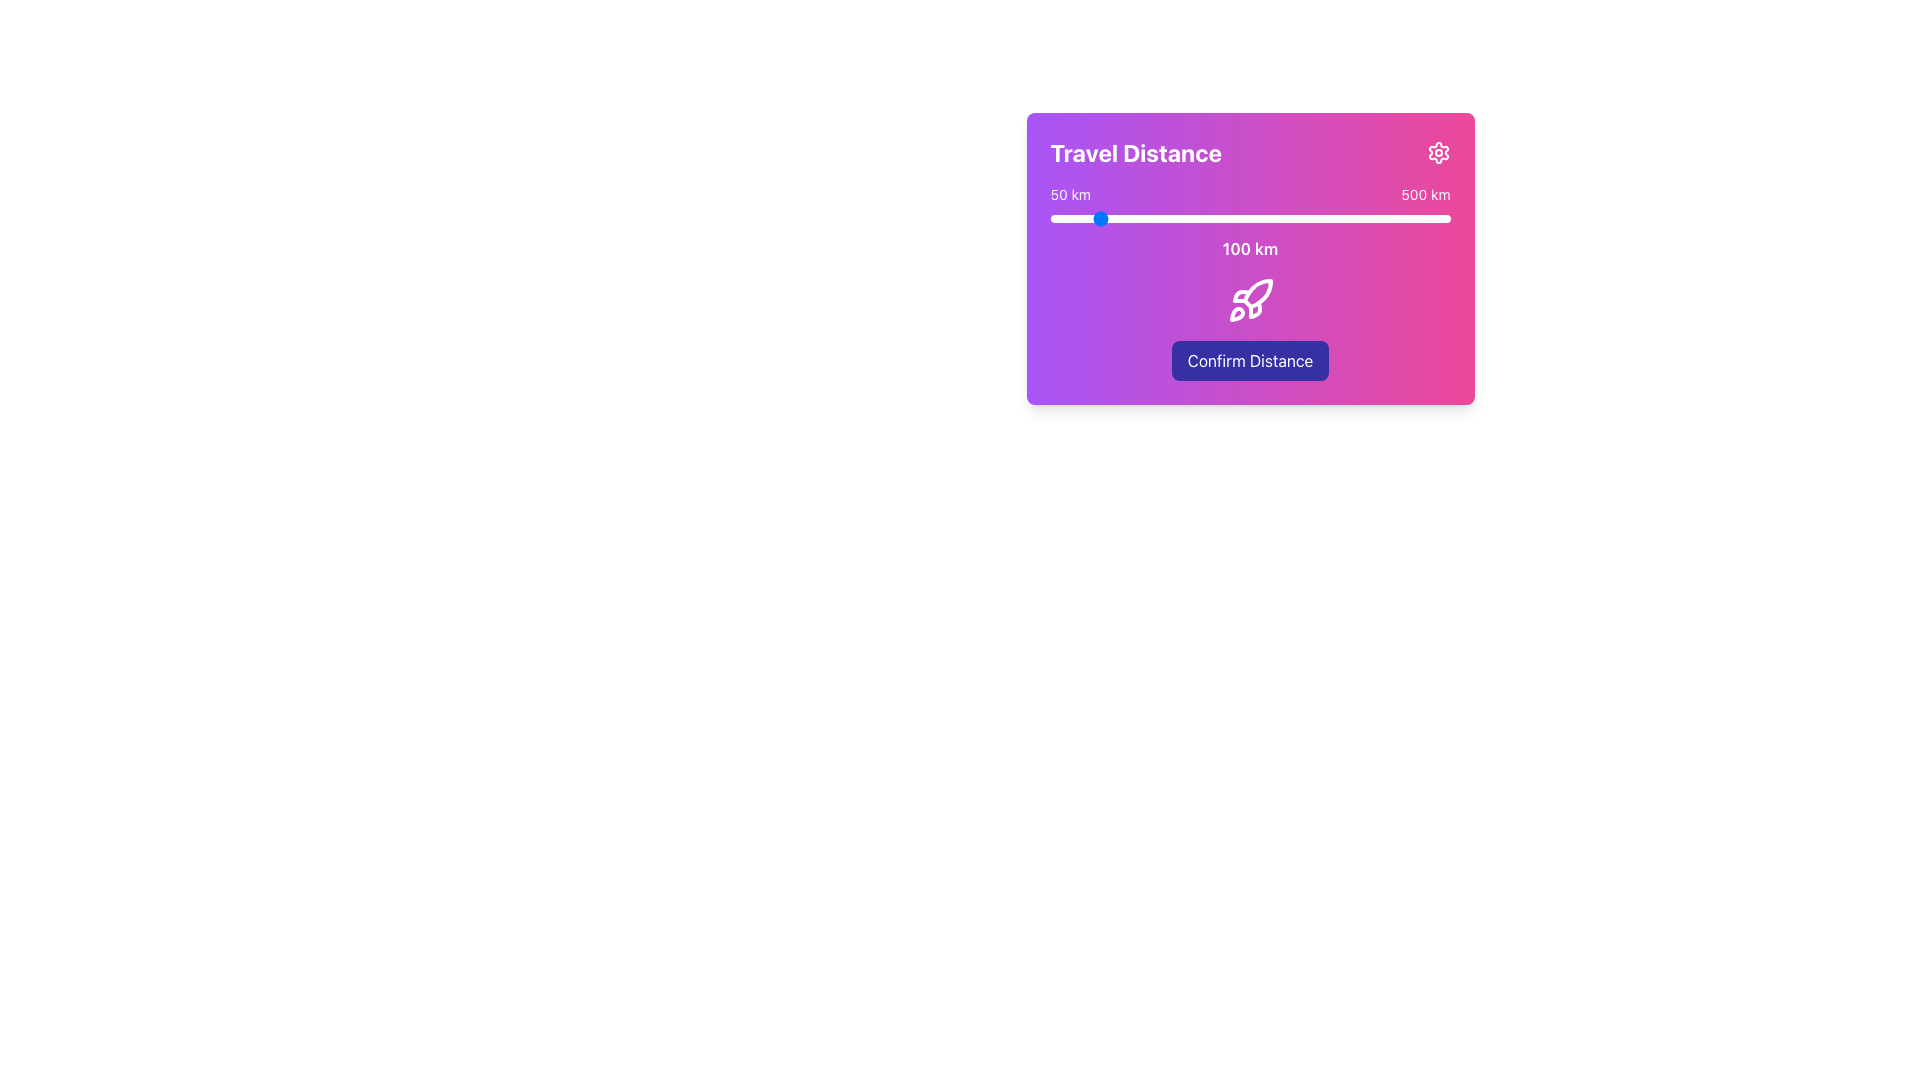  Describe the element at coordinates (1440, 219) in the screenshot. I see `the travel distance` at that location.